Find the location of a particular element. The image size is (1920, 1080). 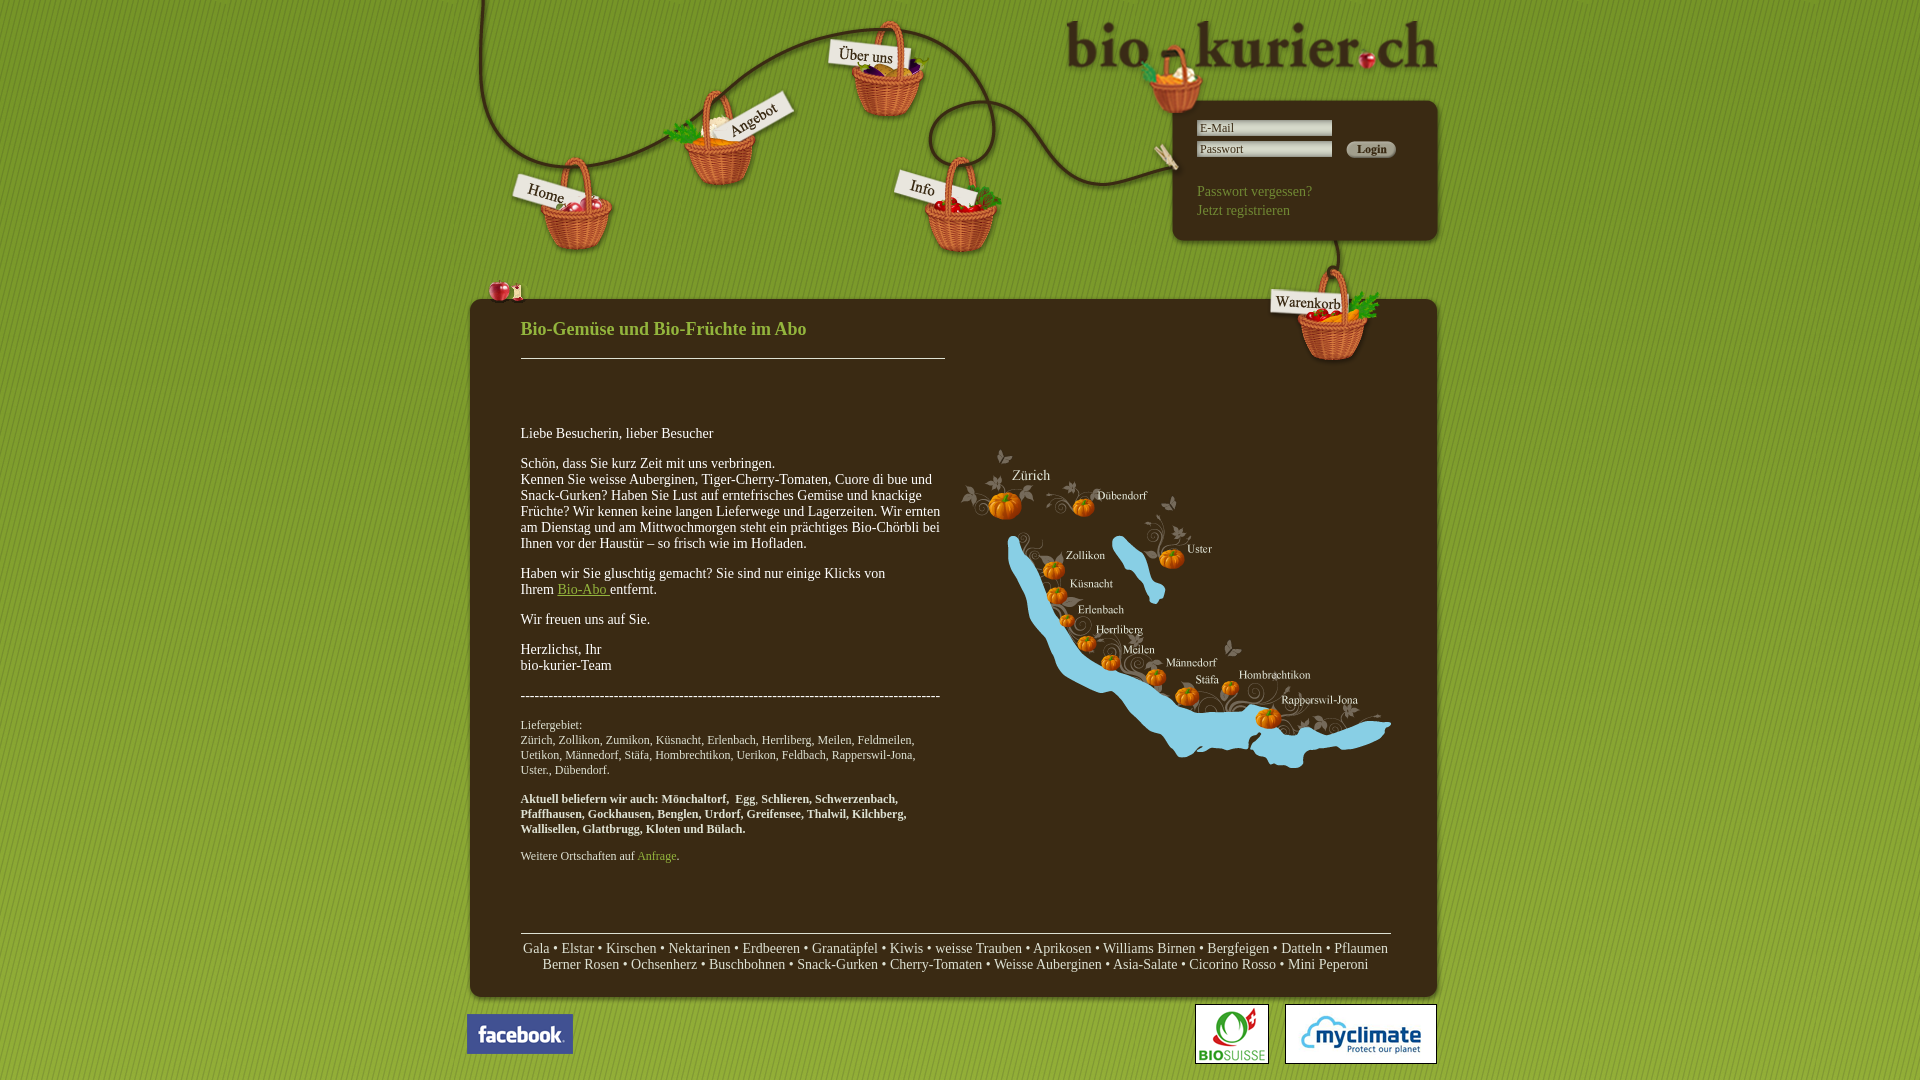

'Biosuisse' is located at coordinates (1238, 1058).